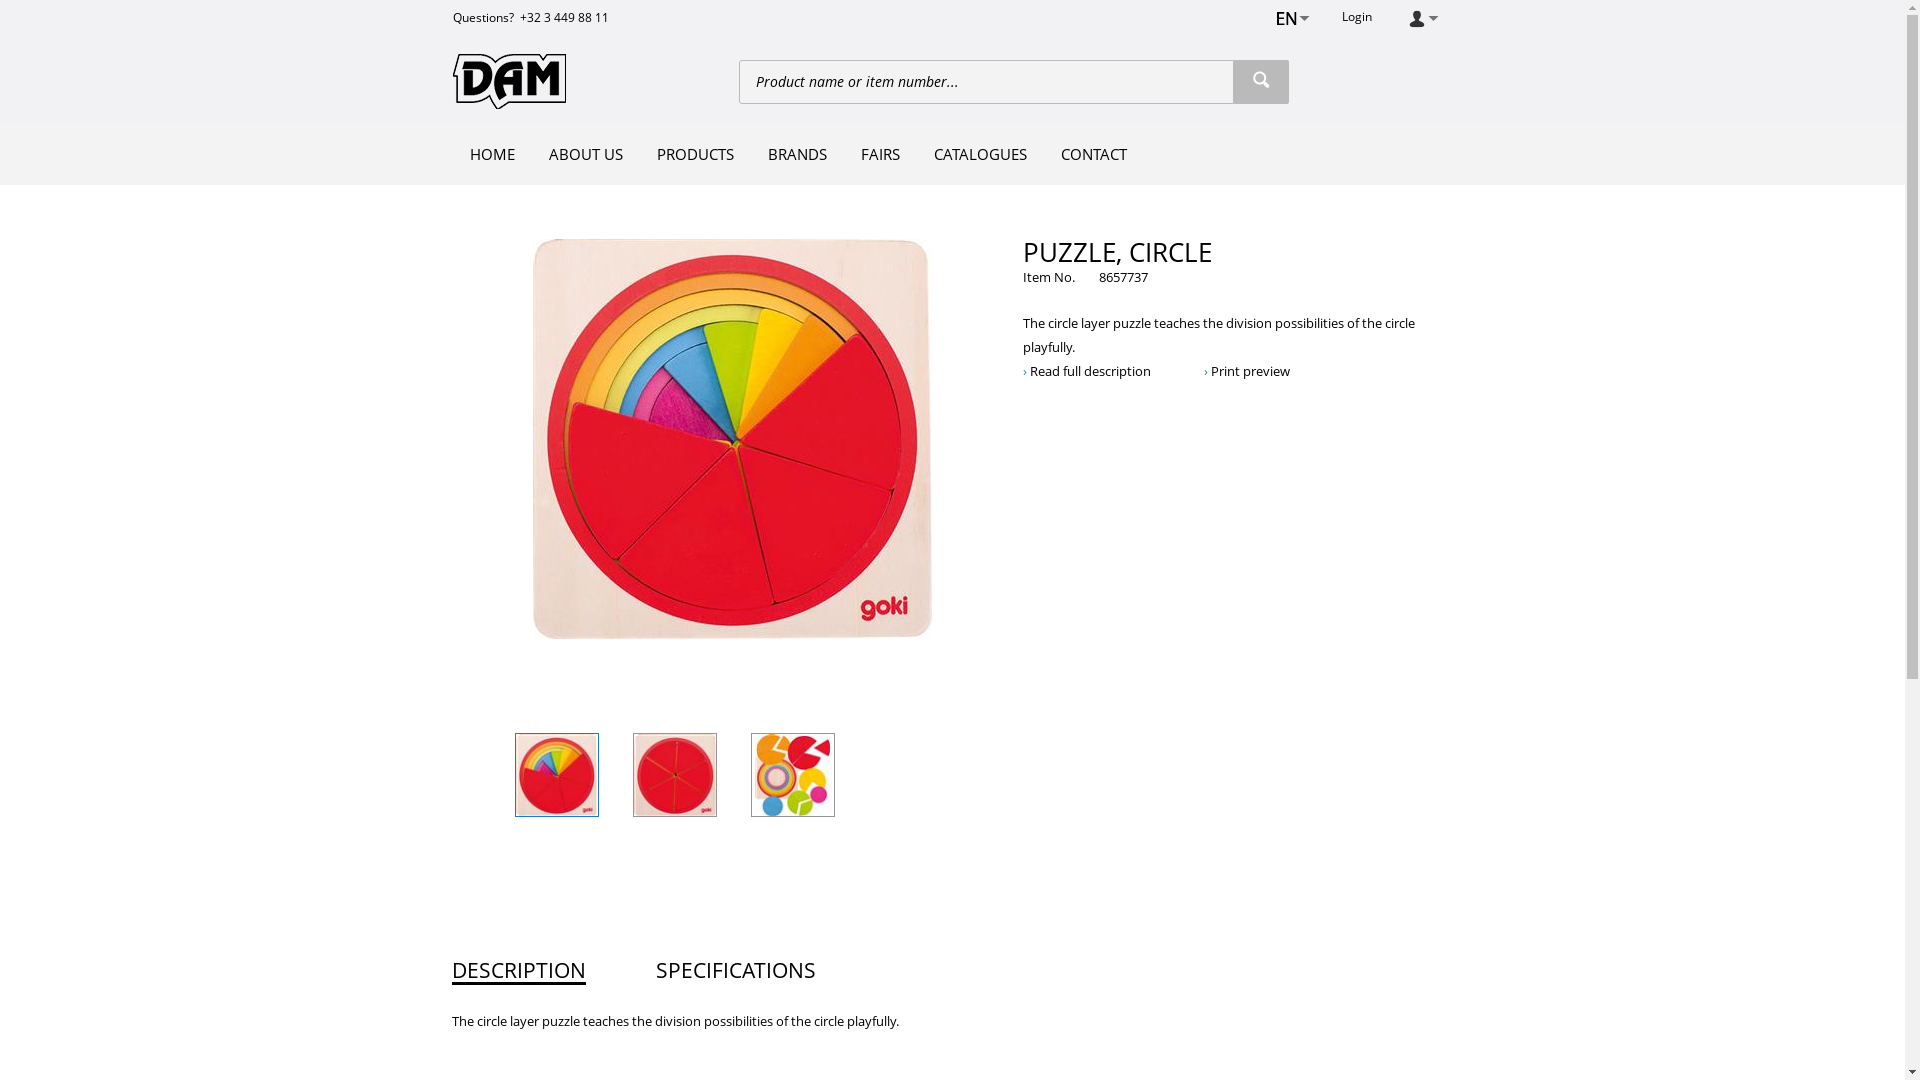  Describe the element at coordinates (915, 153) in the screenshot. I see `'CATALOGUES'` at that location.